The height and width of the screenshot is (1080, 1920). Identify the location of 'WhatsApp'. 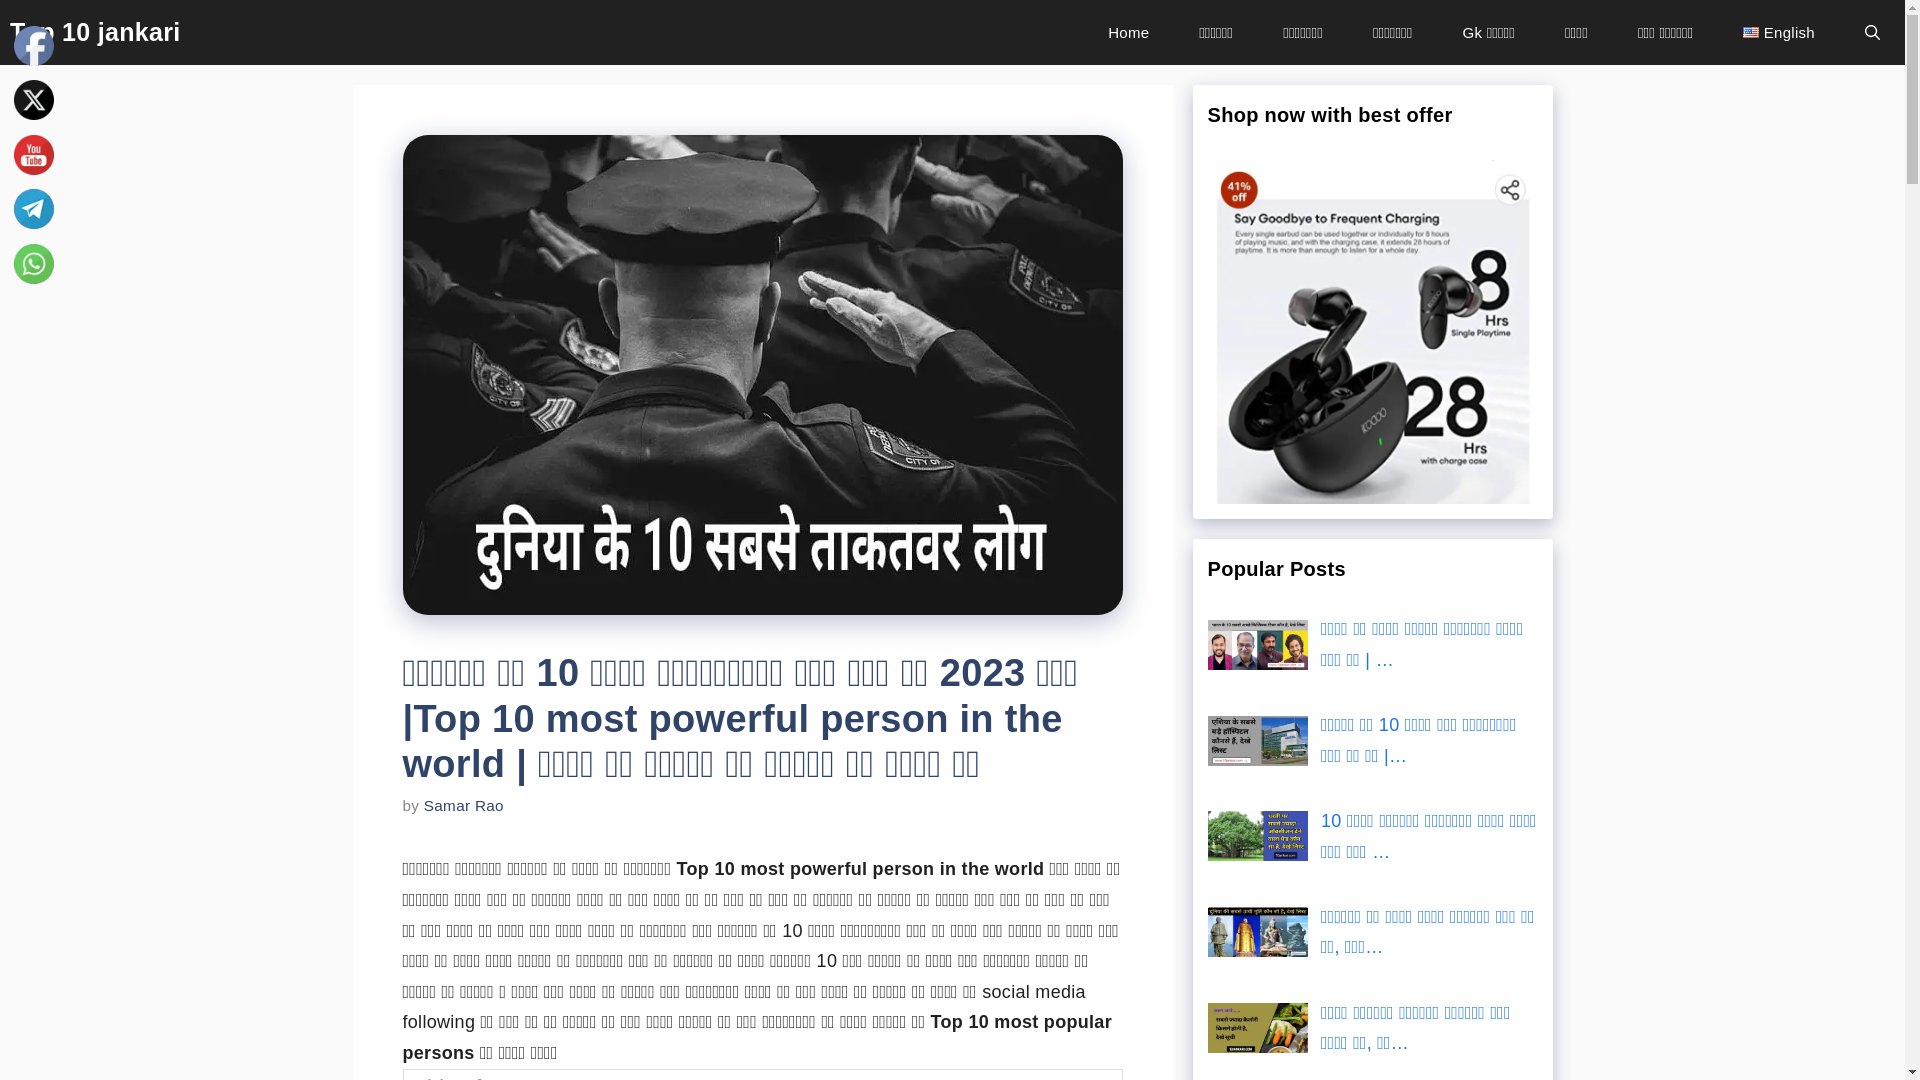
(33, 262).